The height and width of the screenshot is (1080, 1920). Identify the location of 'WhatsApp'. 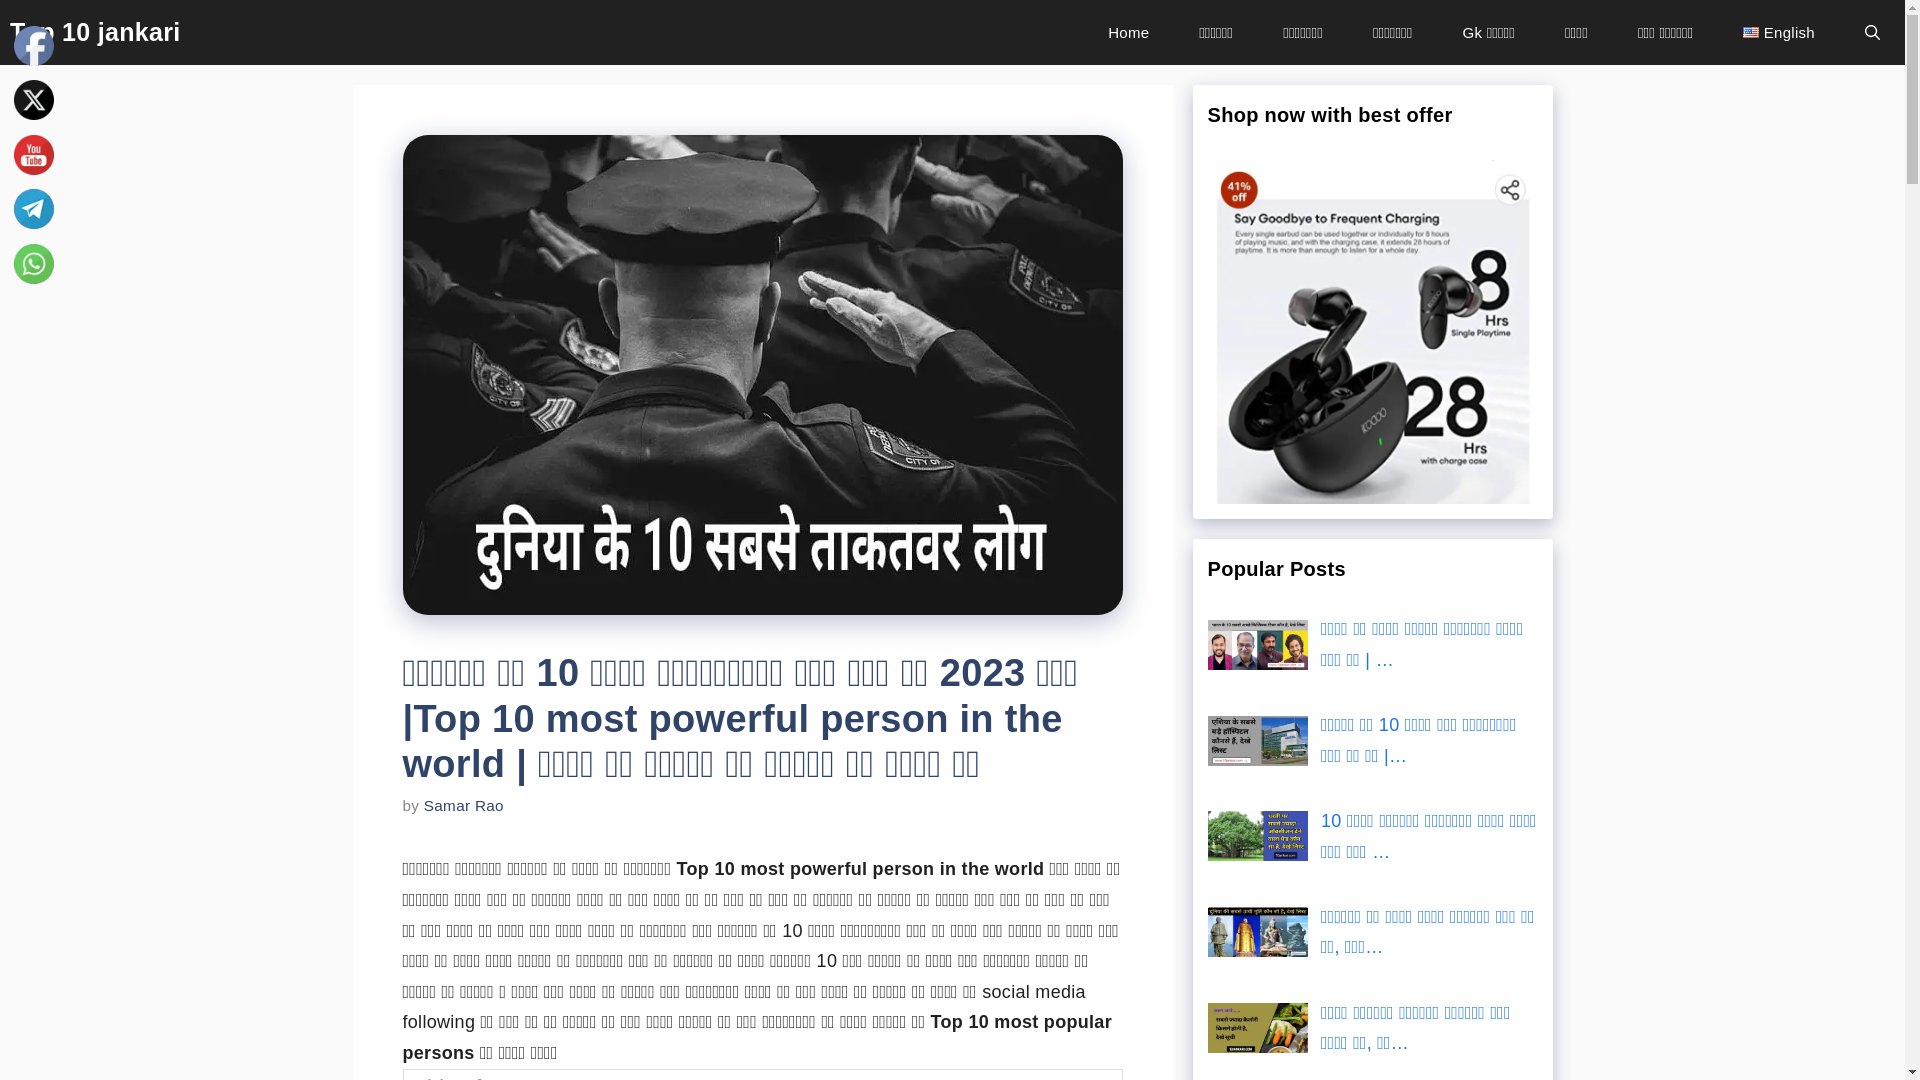
(33, 262).